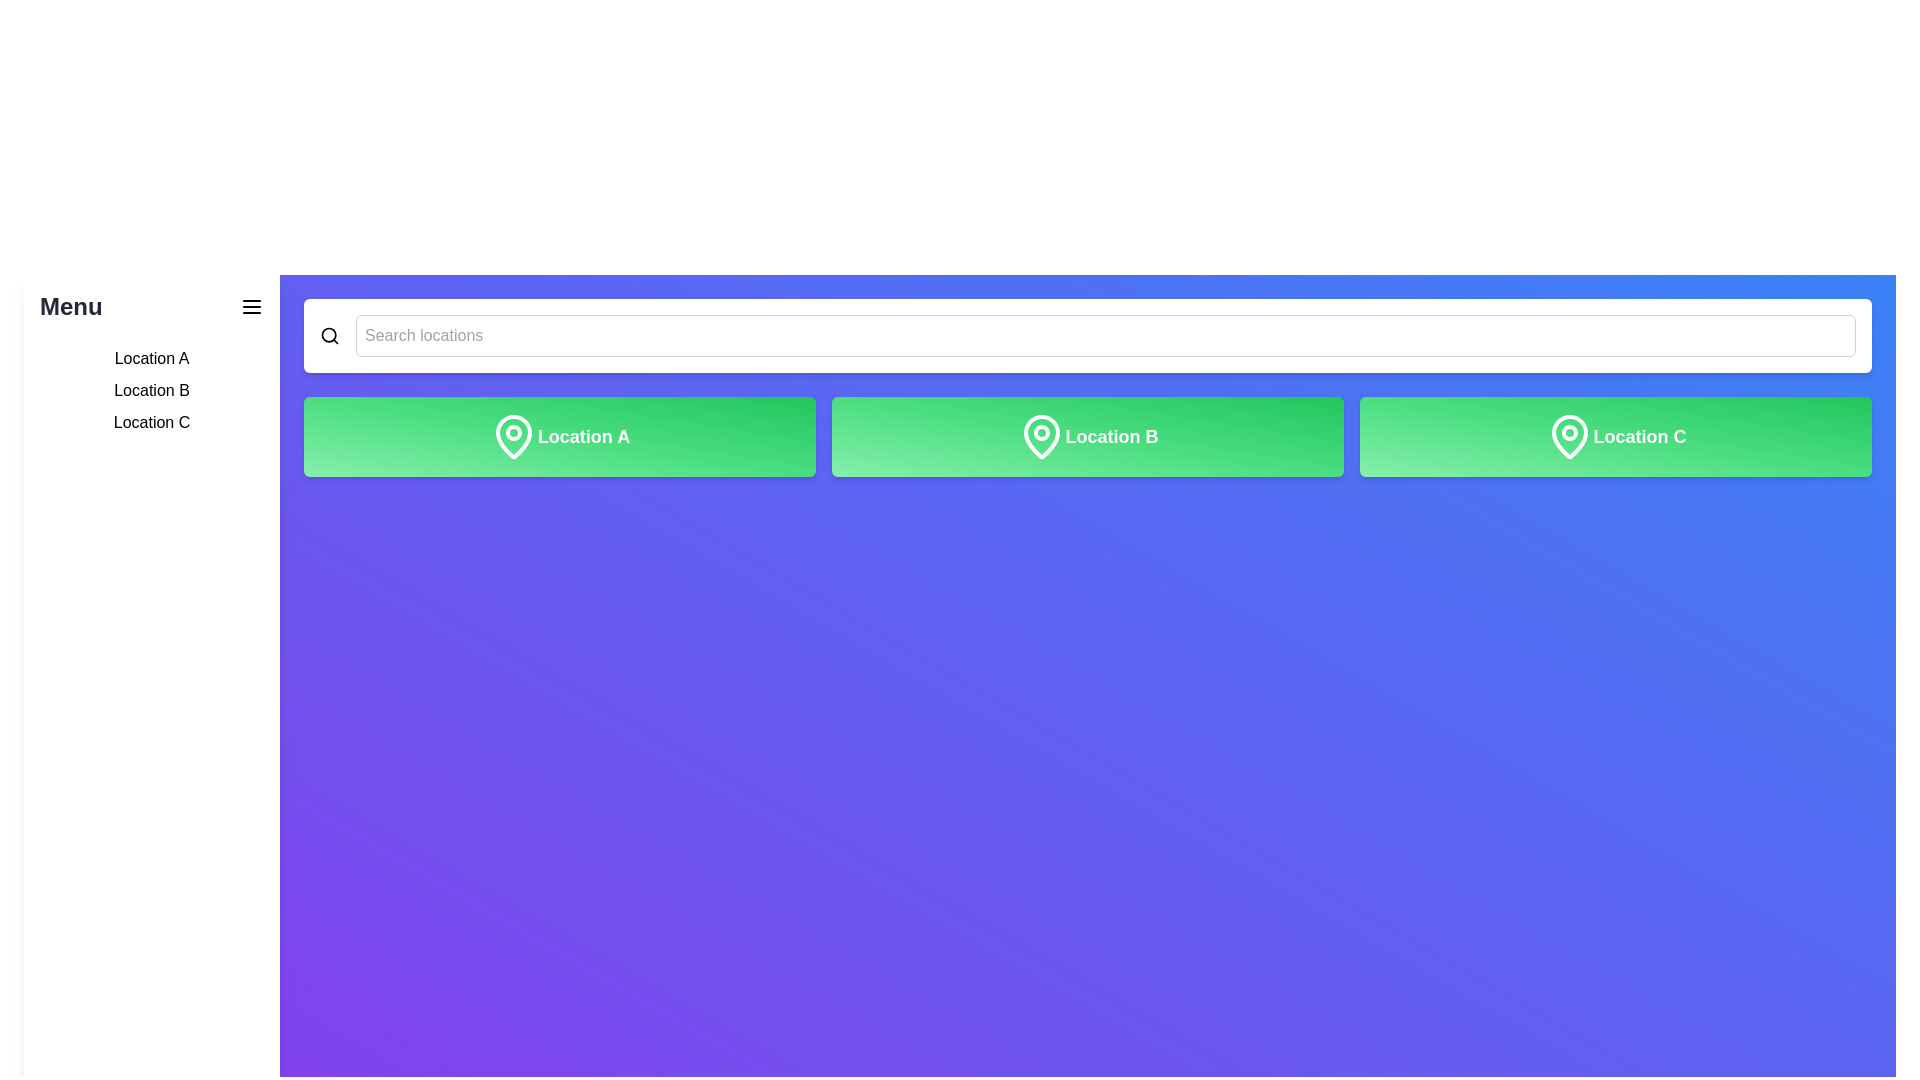 This screenshot has height=1080, width=1920. I want to click on the text label displaying 'Location A' in the left sidebar, so click(151, 357).